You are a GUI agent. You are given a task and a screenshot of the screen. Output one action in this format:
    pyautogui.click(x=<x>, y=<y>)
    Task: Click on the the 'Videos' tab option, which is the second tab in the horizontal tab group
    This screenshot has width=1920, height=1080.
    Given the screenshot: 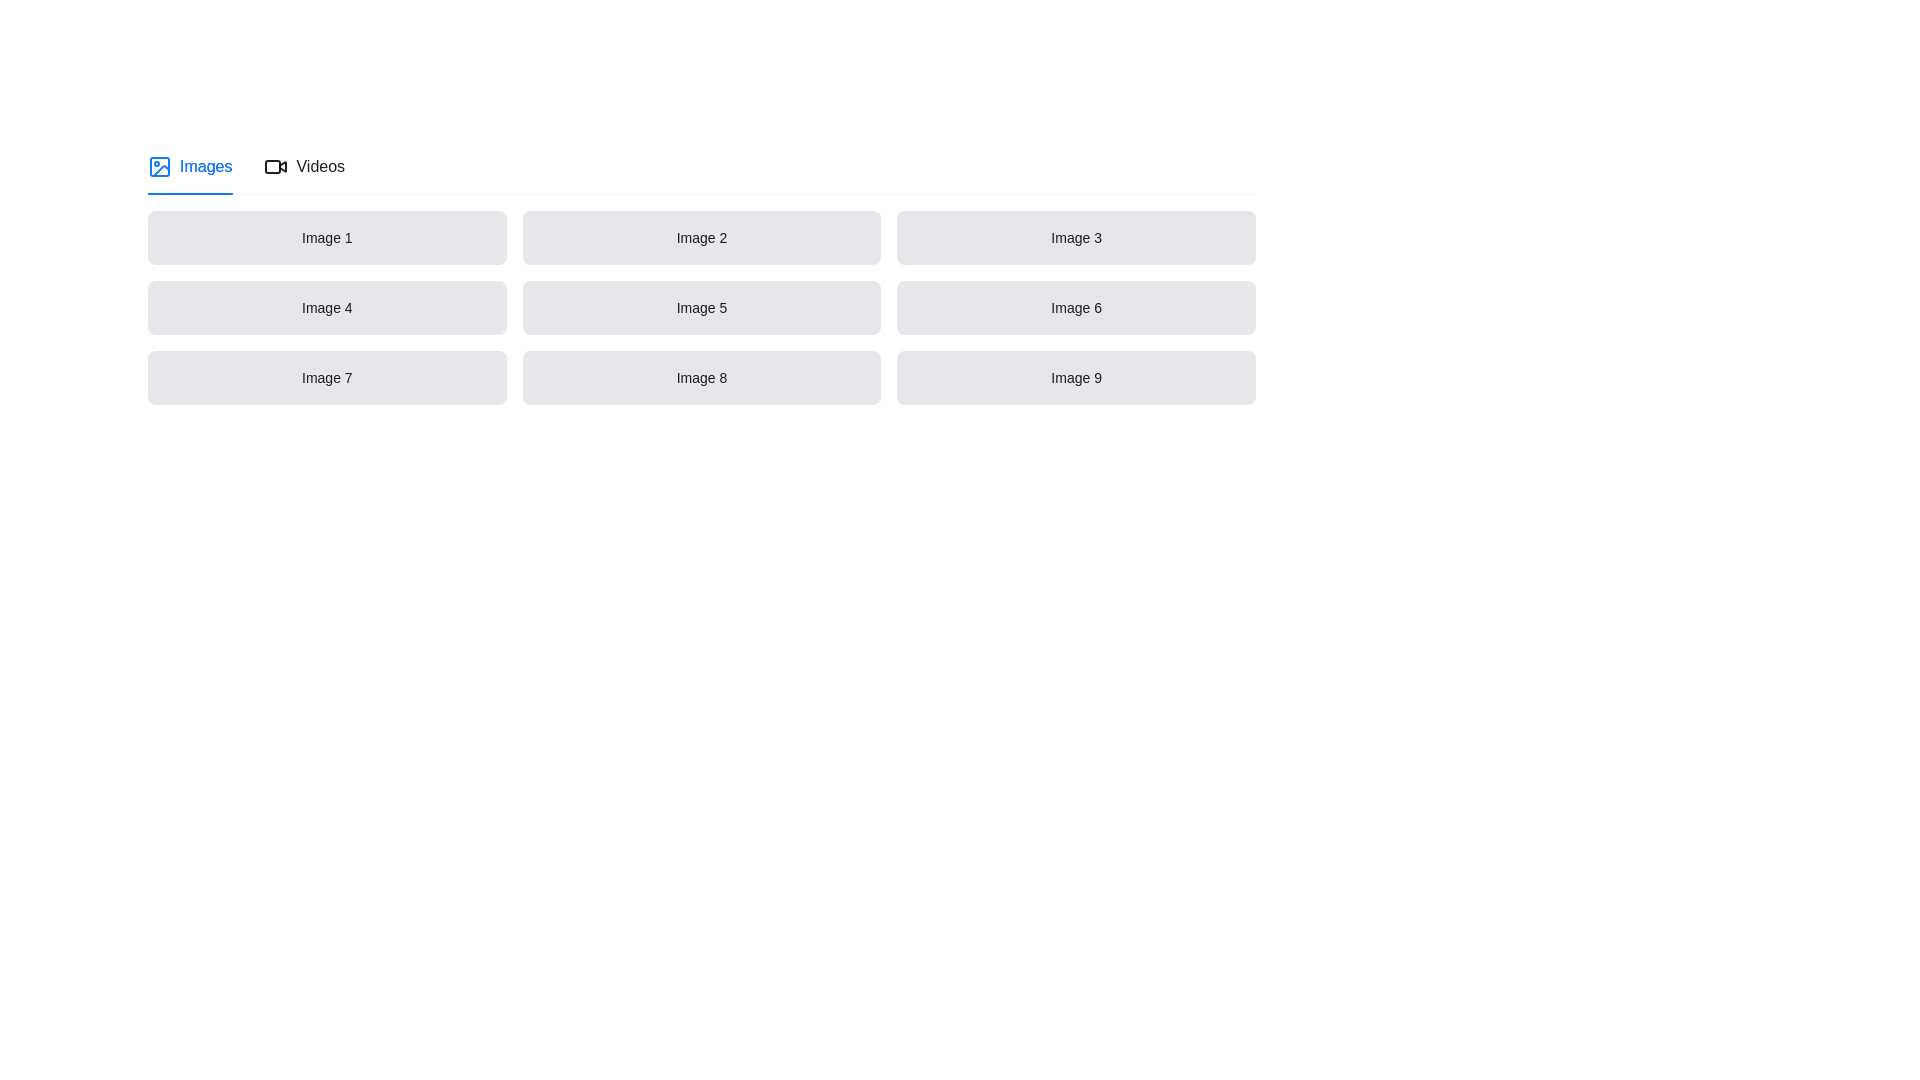 What is the action you would take?
    pyautogui.click(x=302, y=164)
    